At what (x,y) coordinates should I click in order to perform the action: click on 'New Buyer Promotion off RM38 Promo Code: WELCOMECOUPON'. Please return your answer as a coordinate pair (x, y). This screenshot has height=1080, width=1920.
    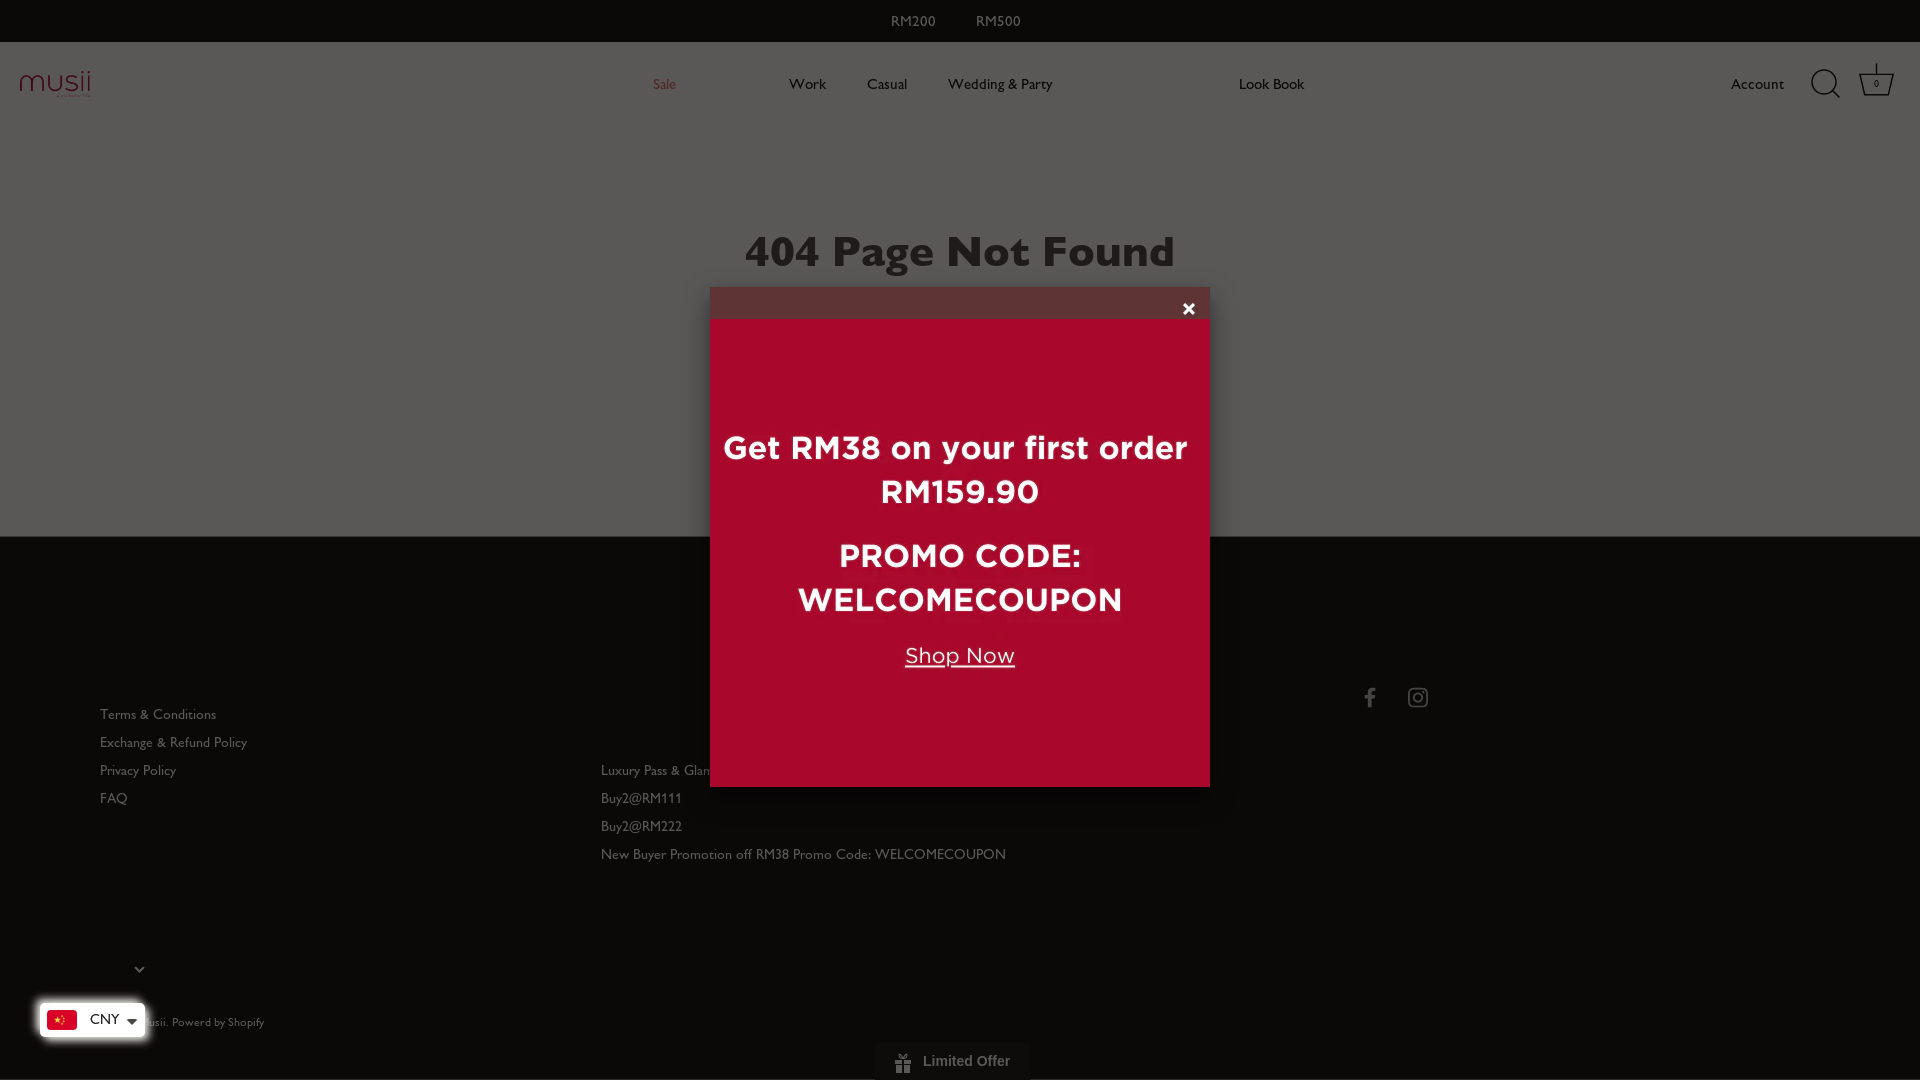
    Looking at the image, I should click on (803, 854).